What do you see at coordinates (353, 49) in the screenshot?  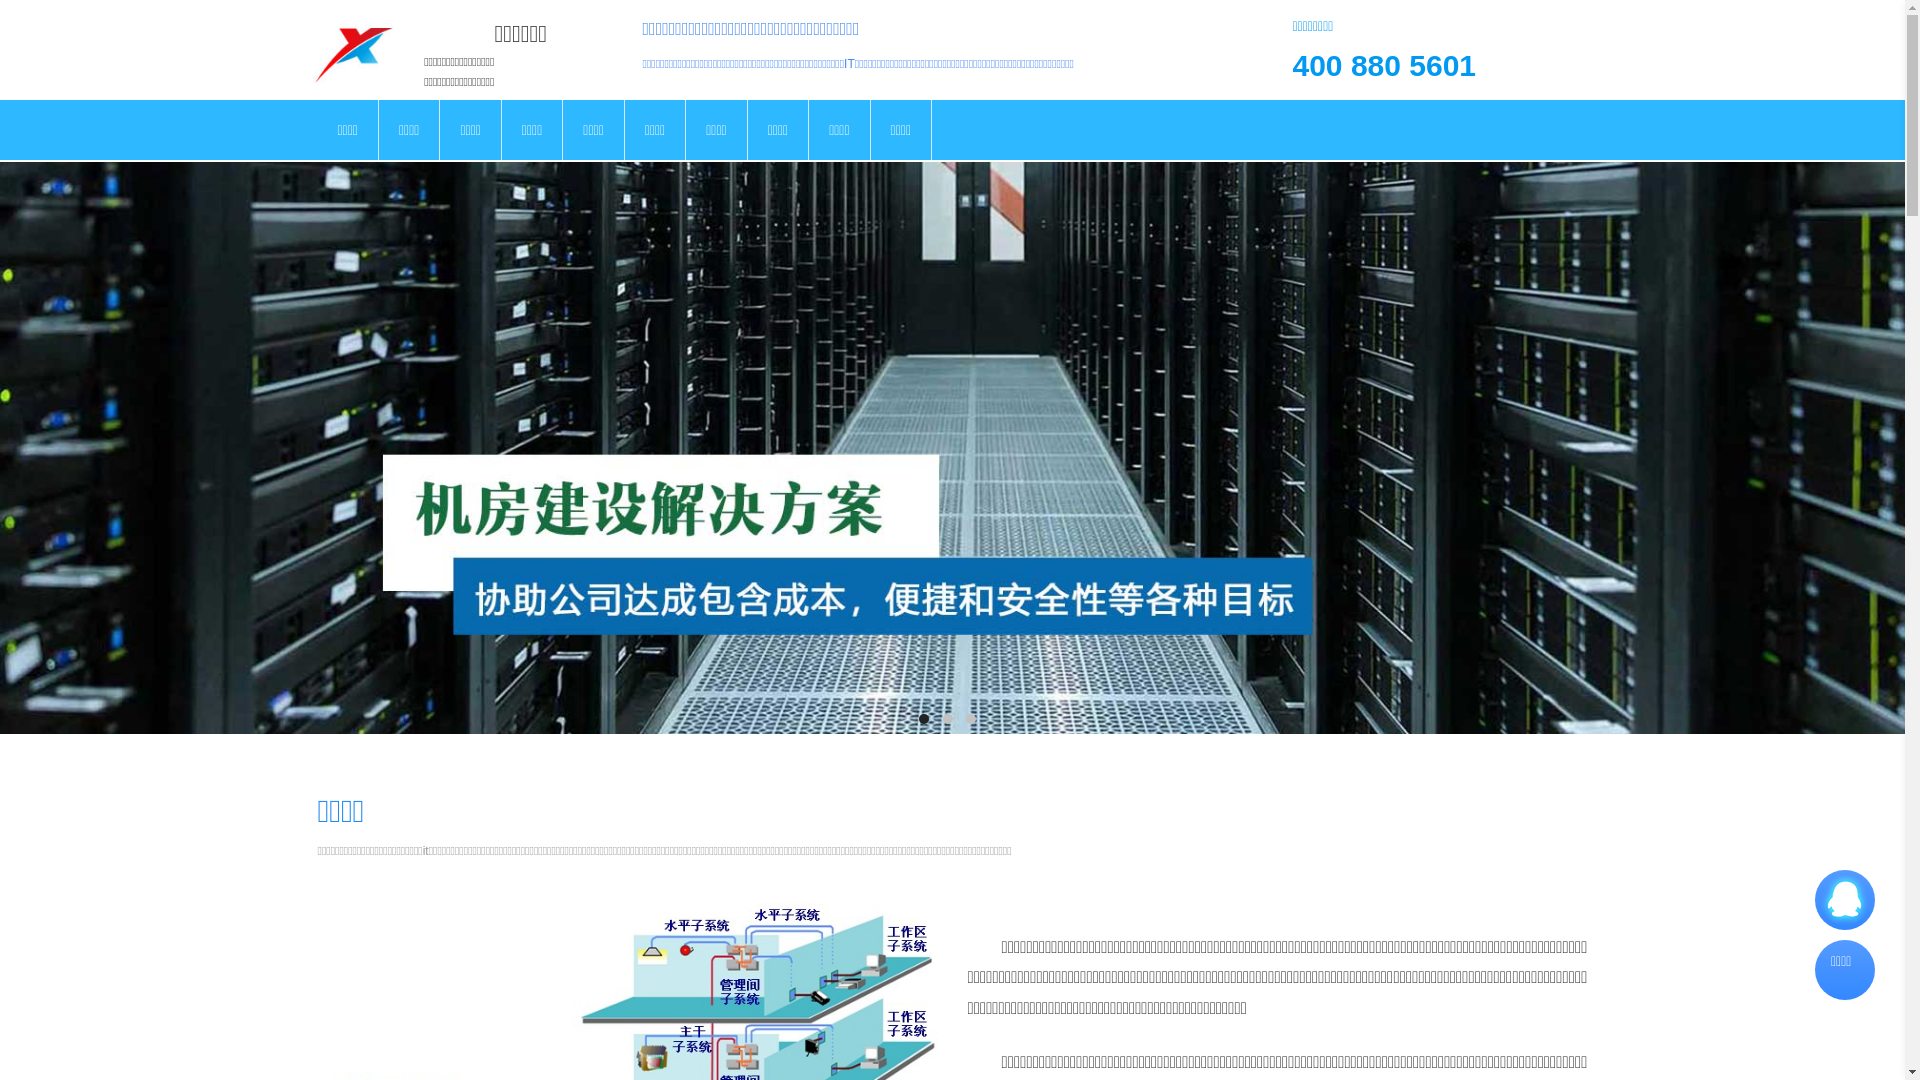 I see `'logo'` at bounding box center [353, 49].